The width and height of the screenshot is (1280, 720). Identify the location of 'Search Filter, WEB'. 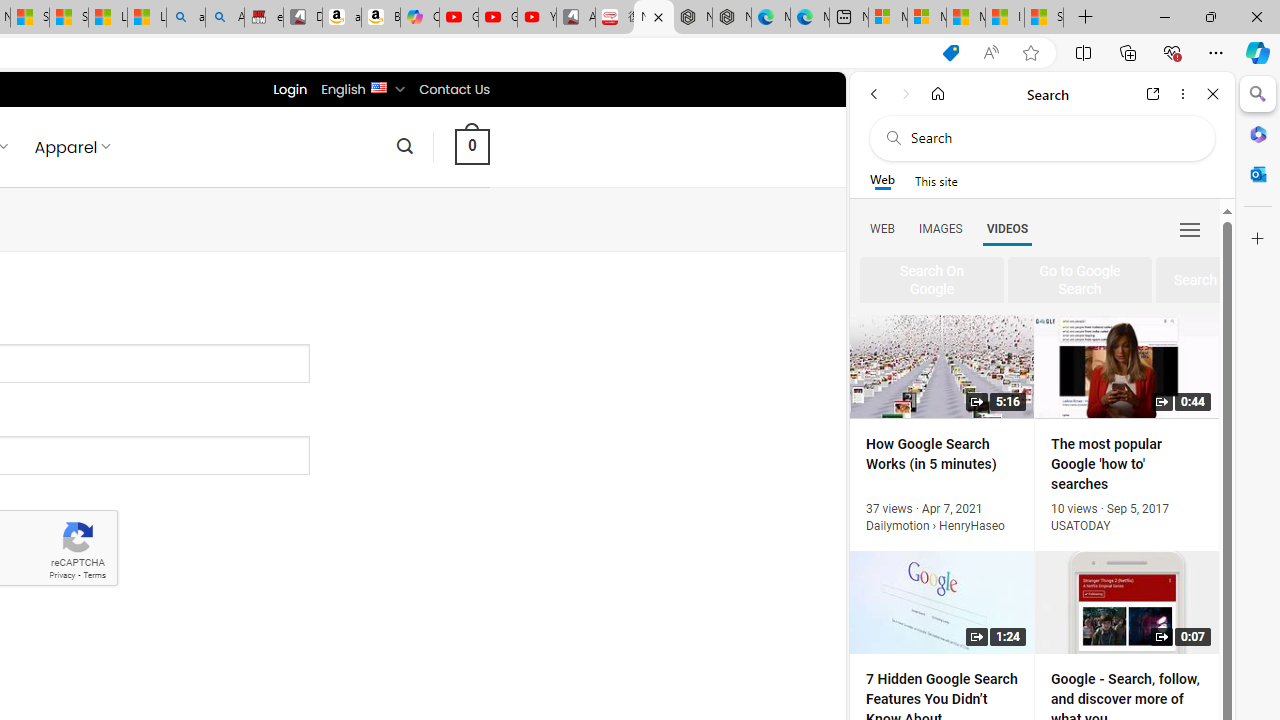
(881, 227).